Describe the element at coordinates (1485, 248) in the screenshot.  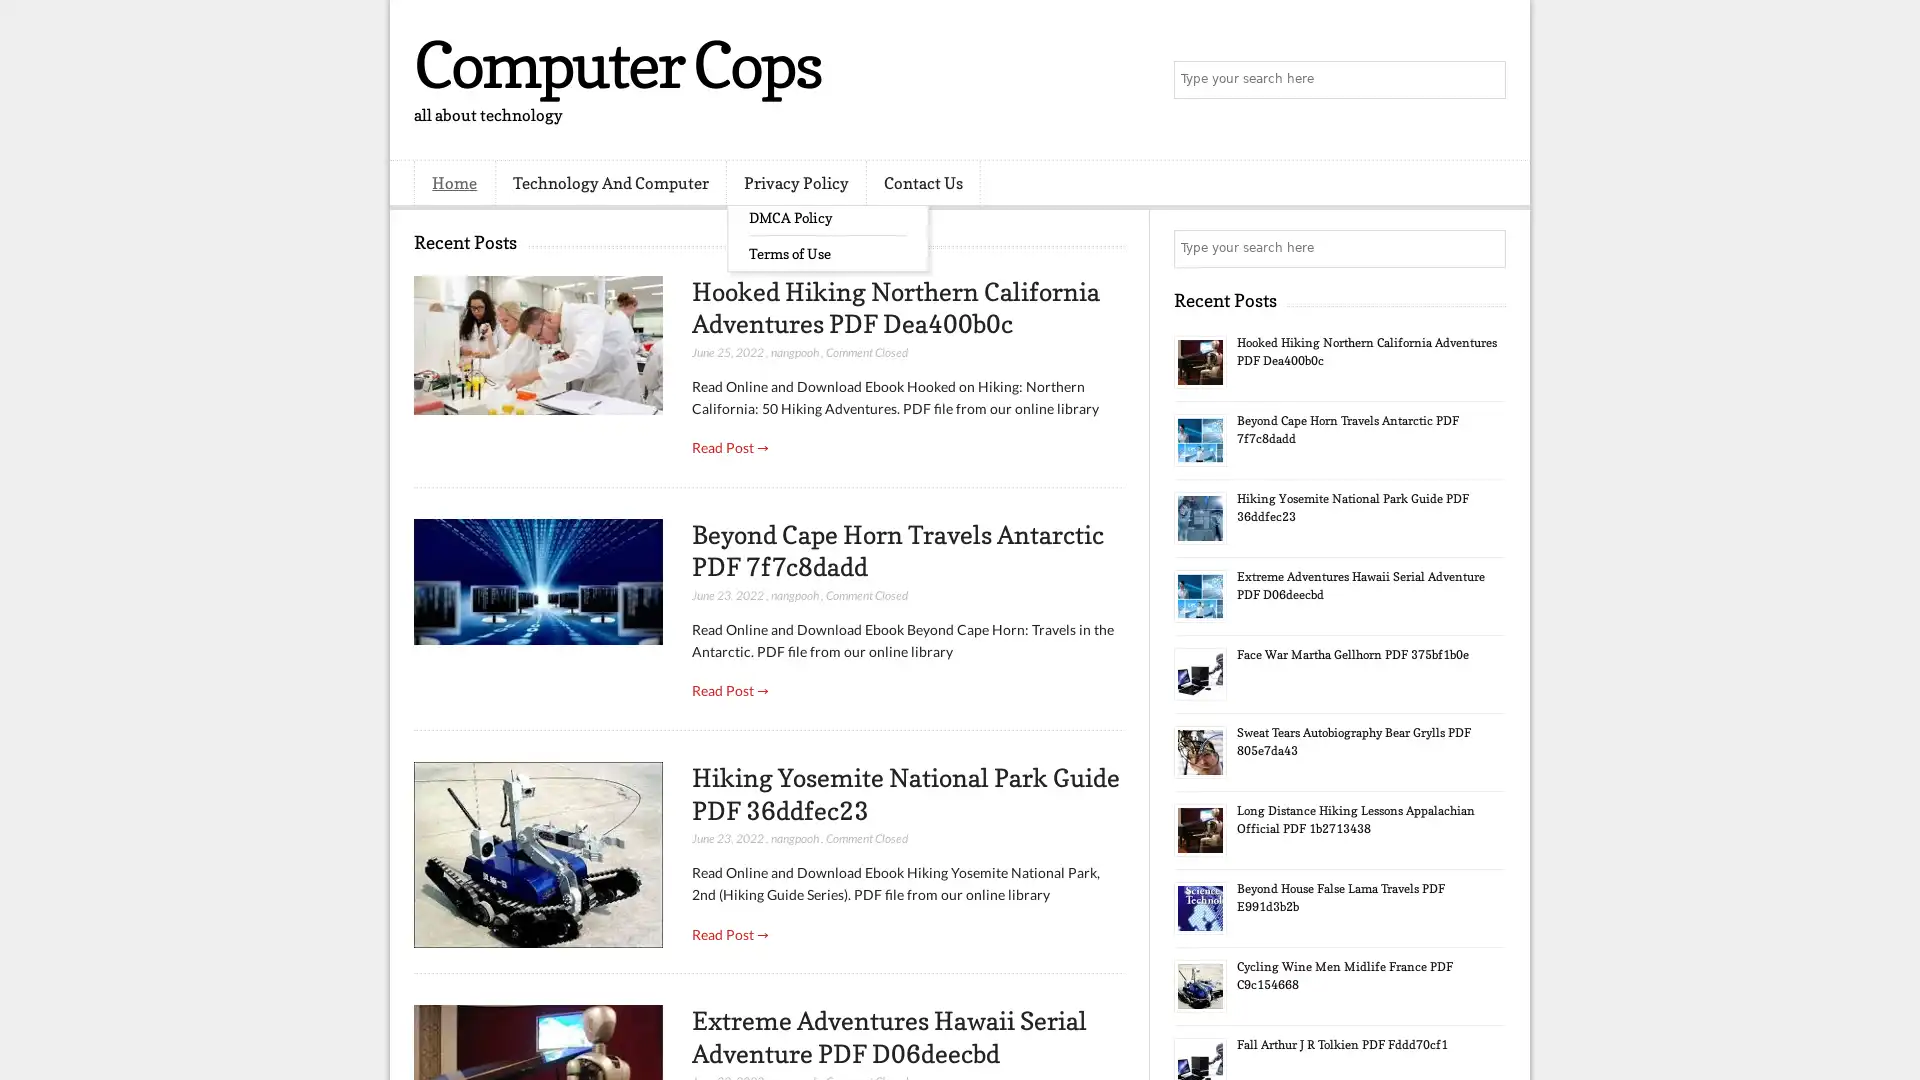
I see `Search` at that location.